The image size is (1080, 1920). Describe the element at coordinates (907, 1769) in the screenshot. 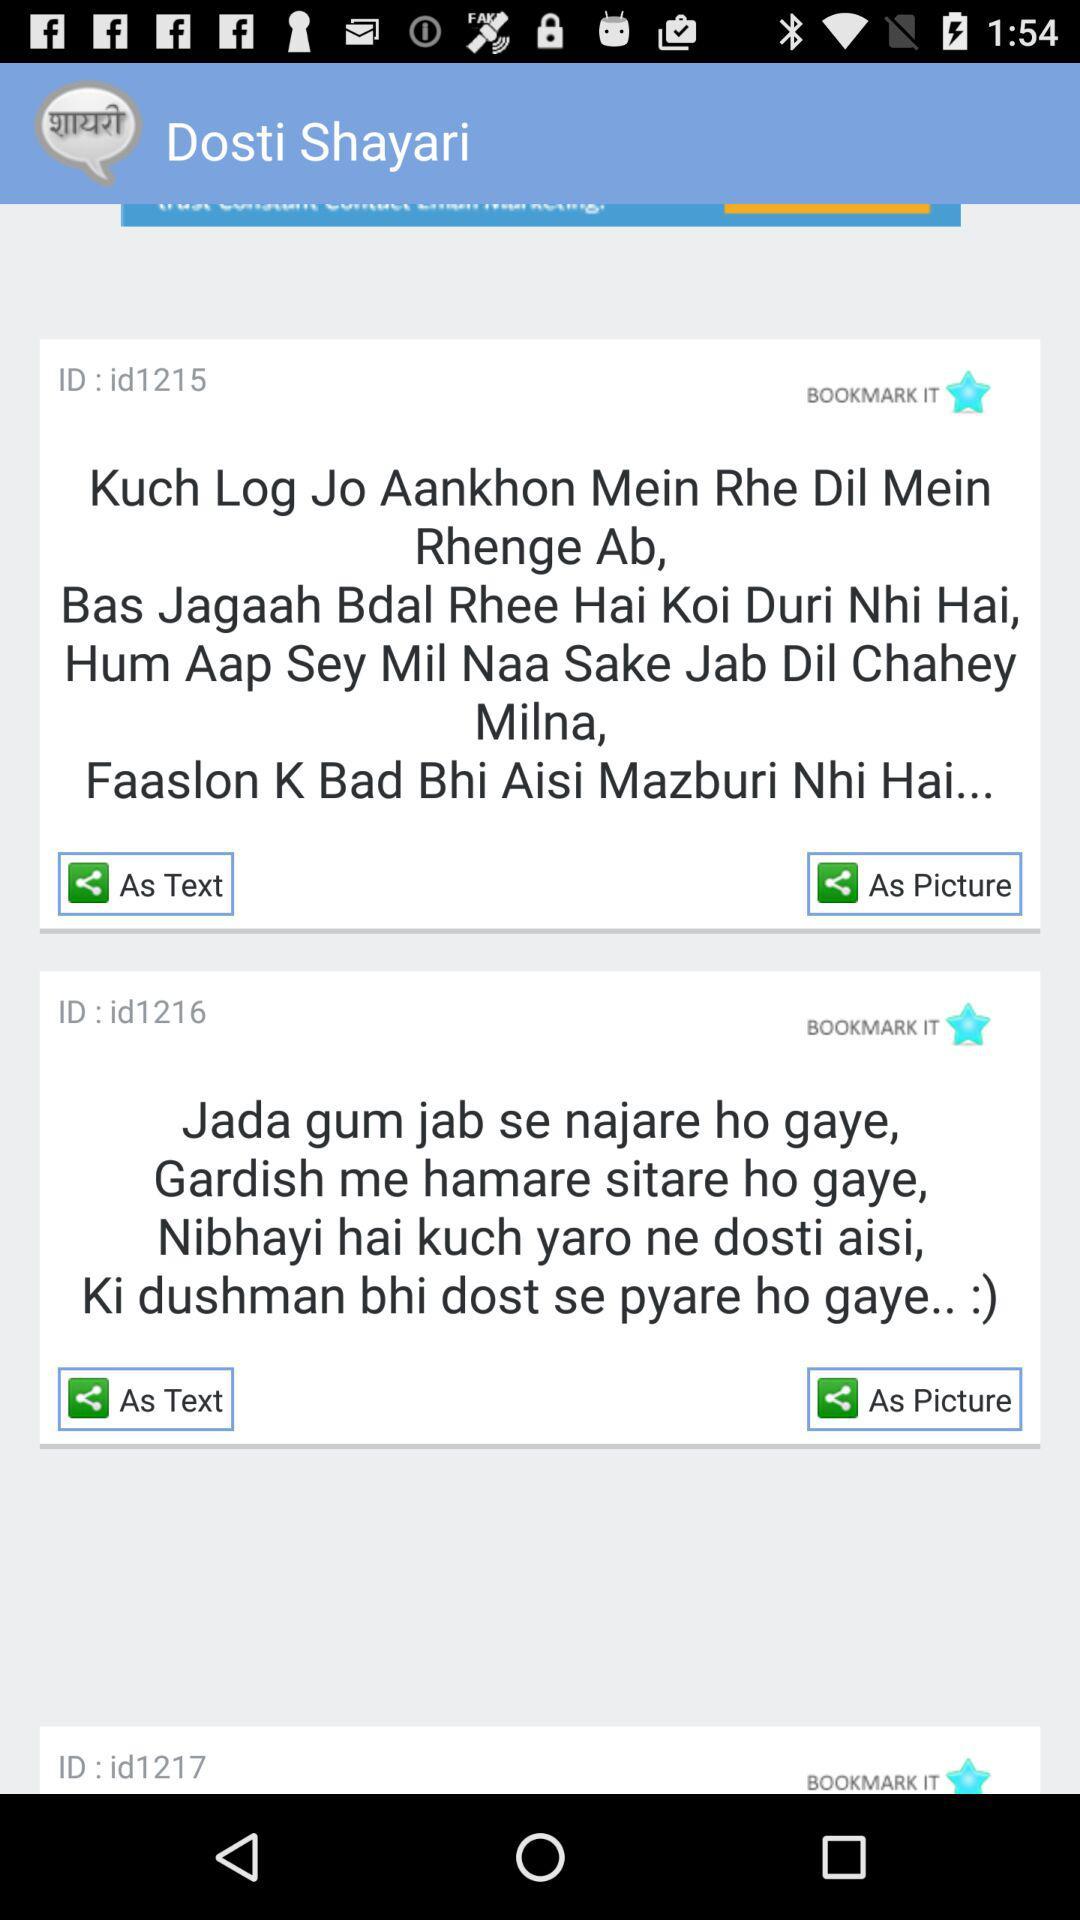

I see `bookmark this` at that location.